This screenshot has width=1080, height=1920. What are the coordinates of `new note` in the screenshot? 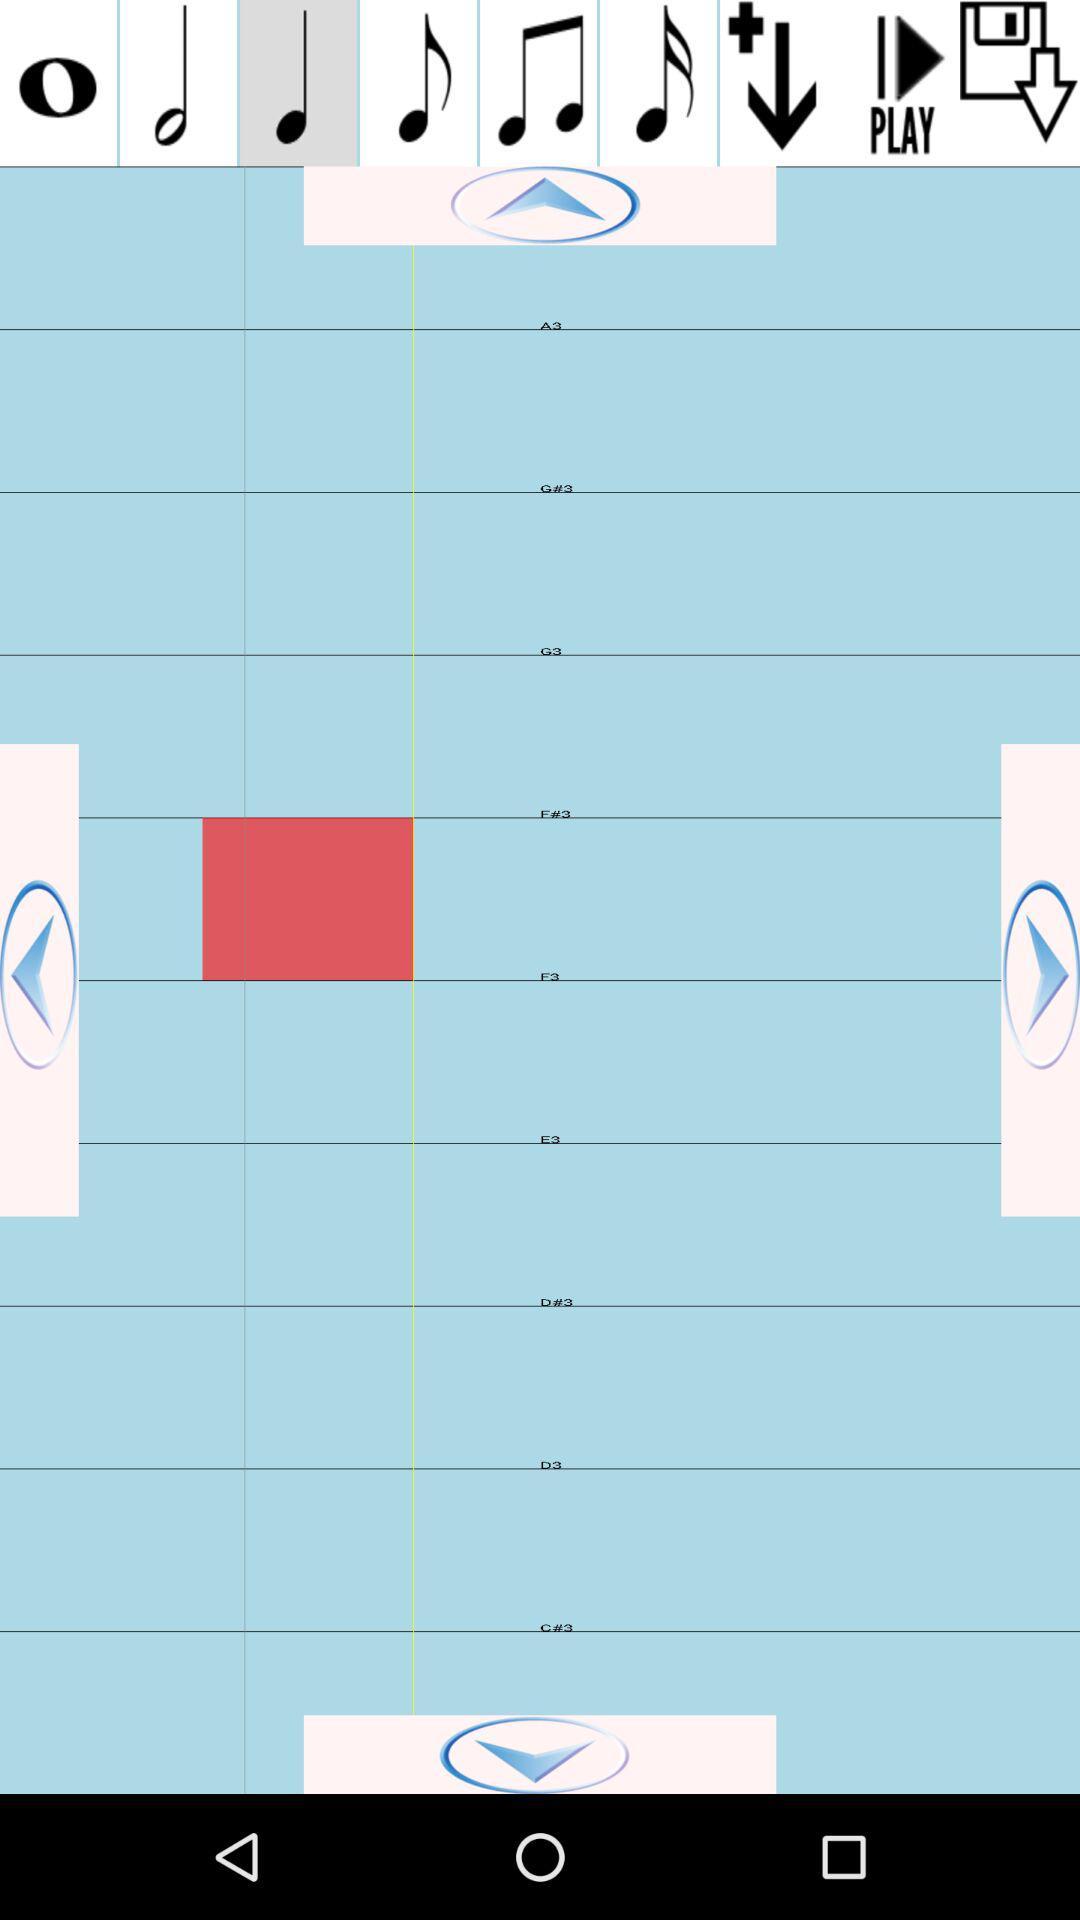 It's located at (417, 82).